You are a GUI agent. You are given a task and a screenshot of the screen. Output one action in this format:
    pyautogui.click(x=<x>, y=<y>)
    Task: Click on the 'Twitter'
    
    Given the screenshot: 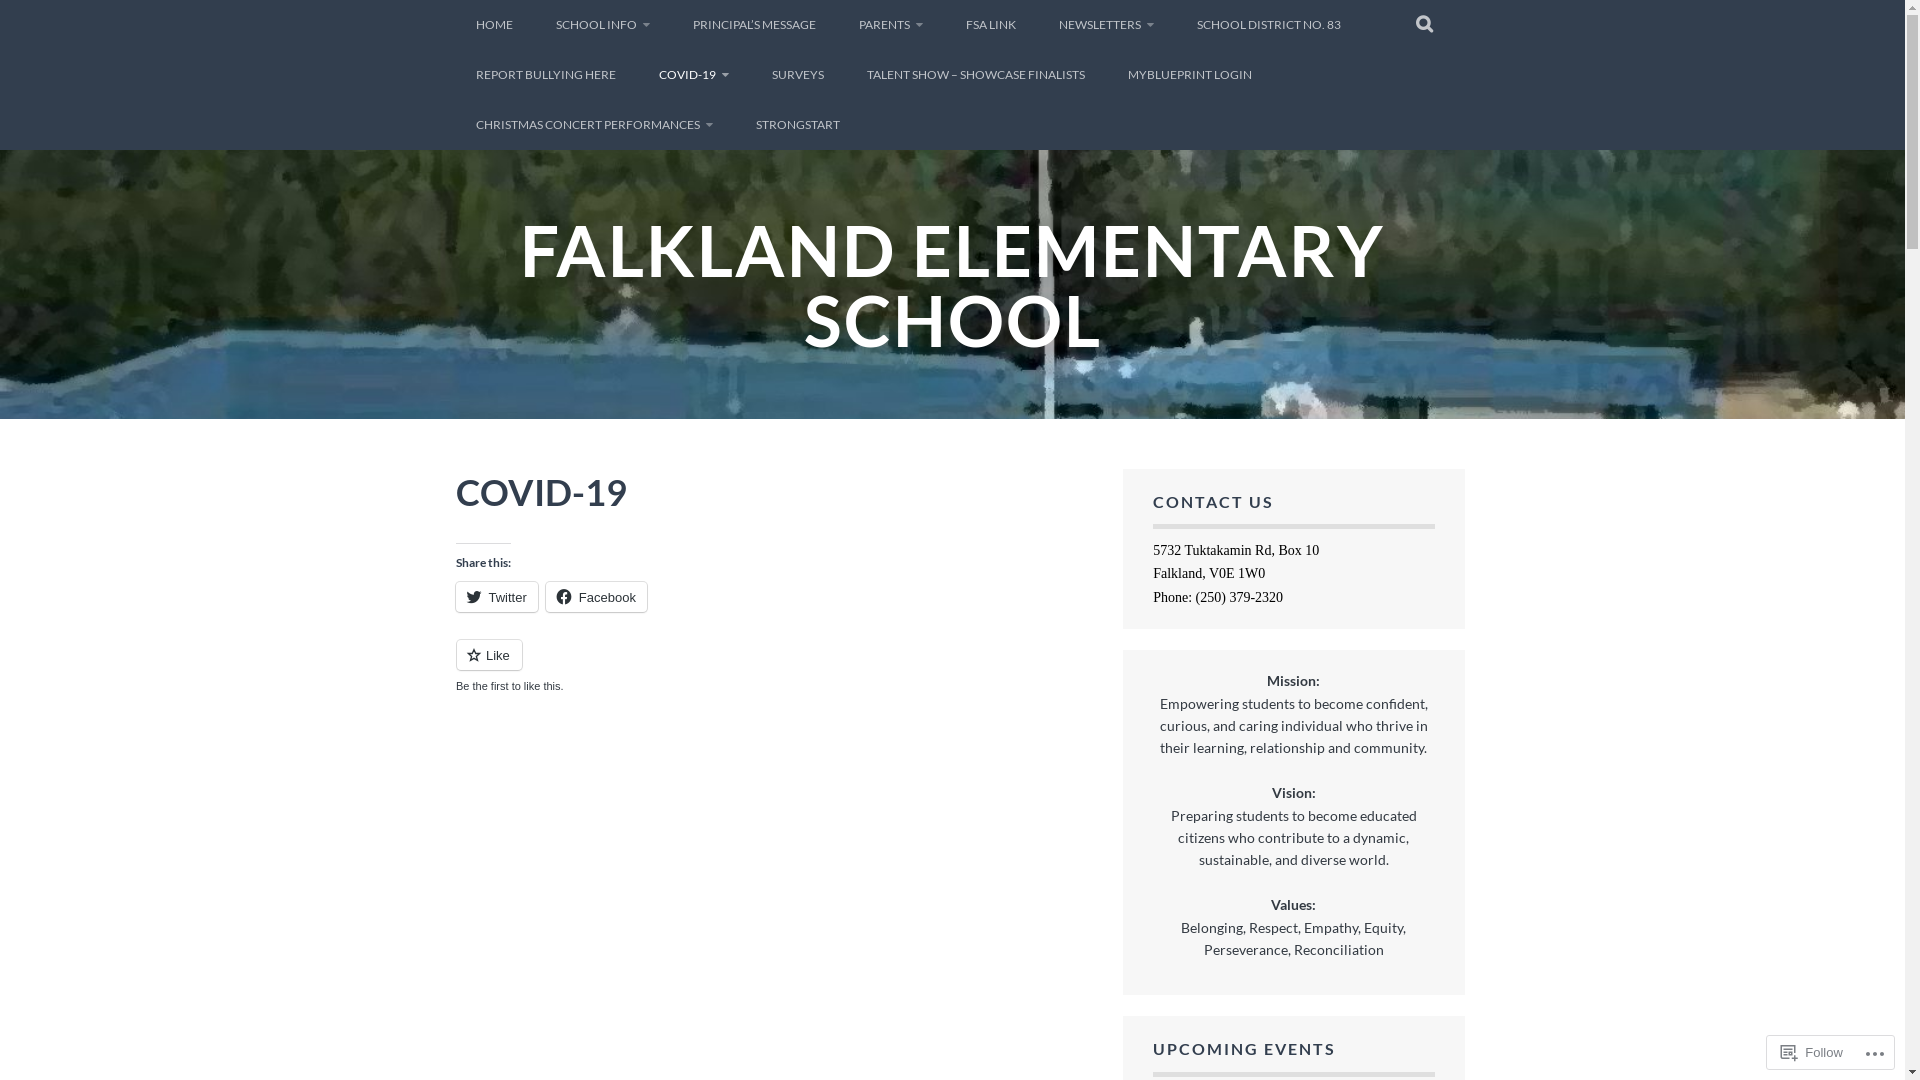 What is the action you would take?
    pyautogui.click(x=497, y=596)
    